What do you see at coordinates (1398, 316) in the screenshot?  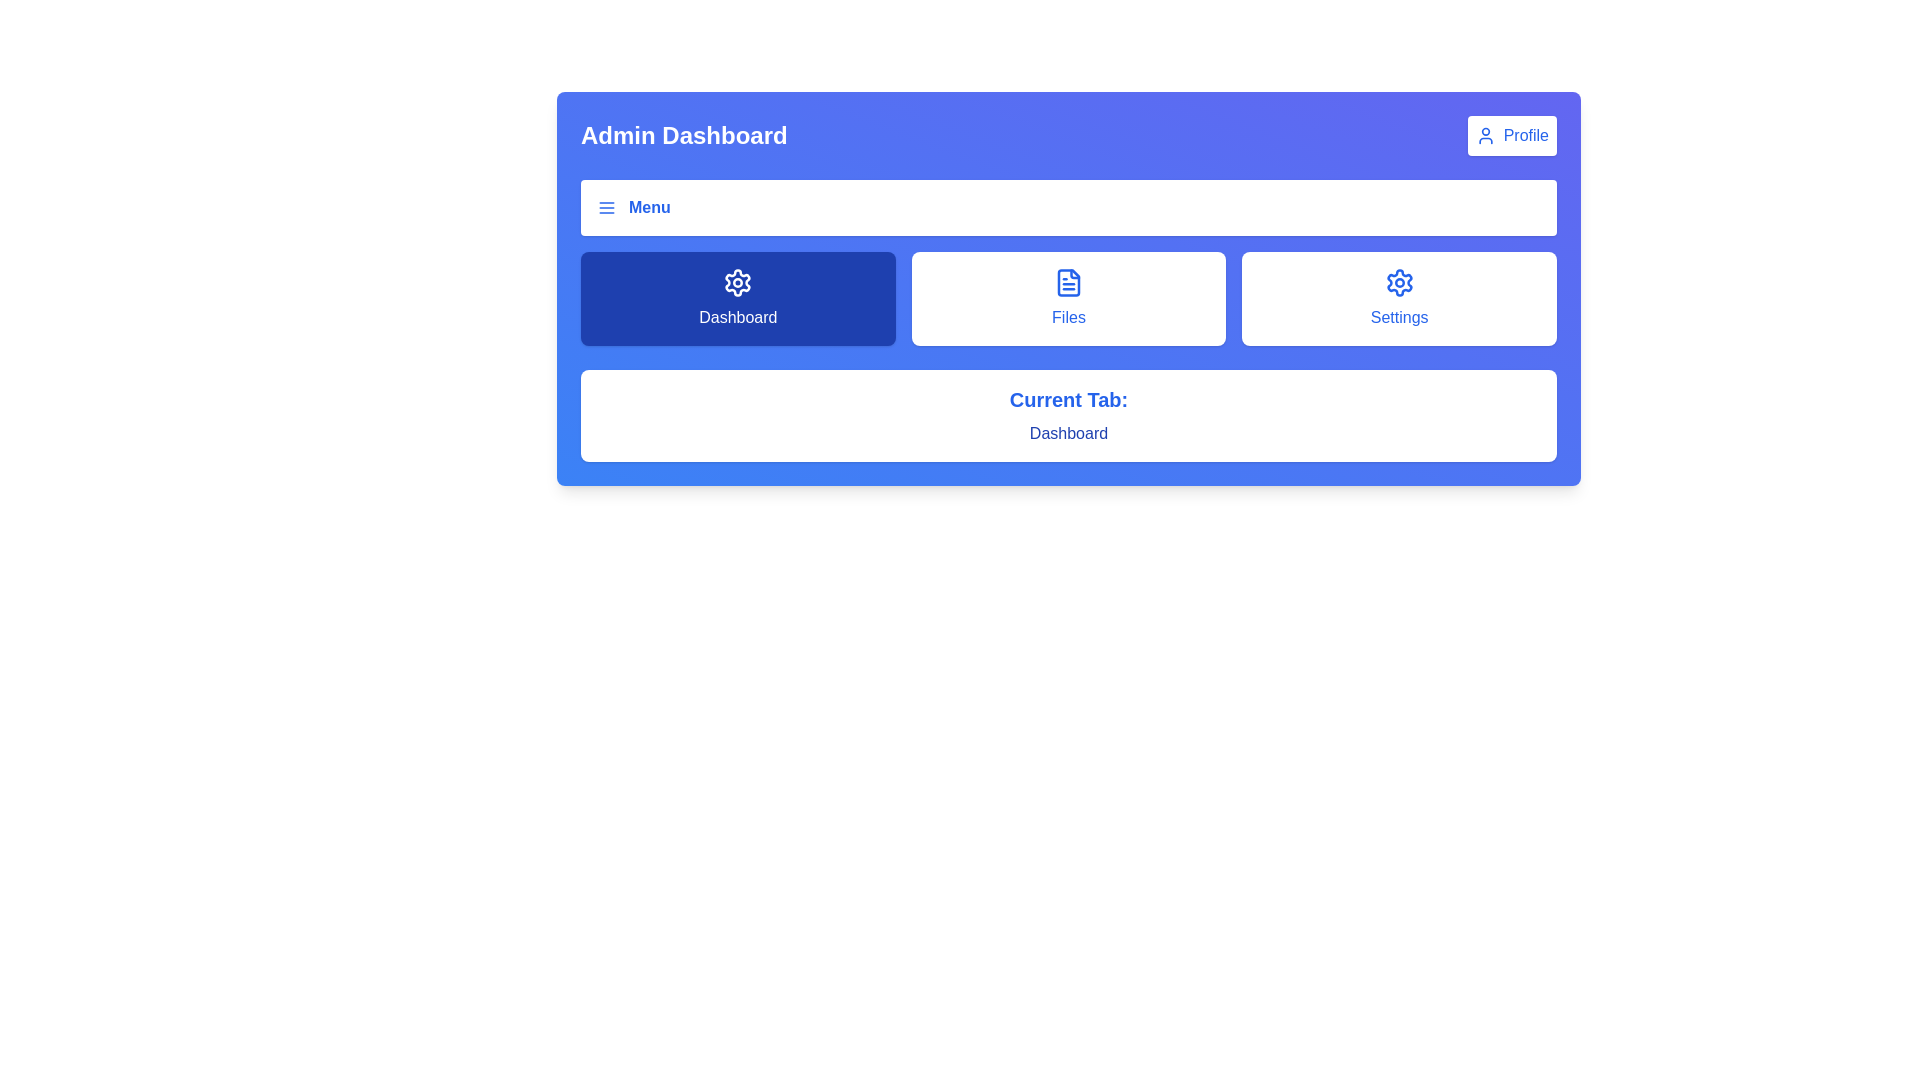 I see `the label indicating 'Settings', located at the center bottom of the third card in a row of options including 'Dashboard' and 'Files'` at bounding box center [1398, 316].